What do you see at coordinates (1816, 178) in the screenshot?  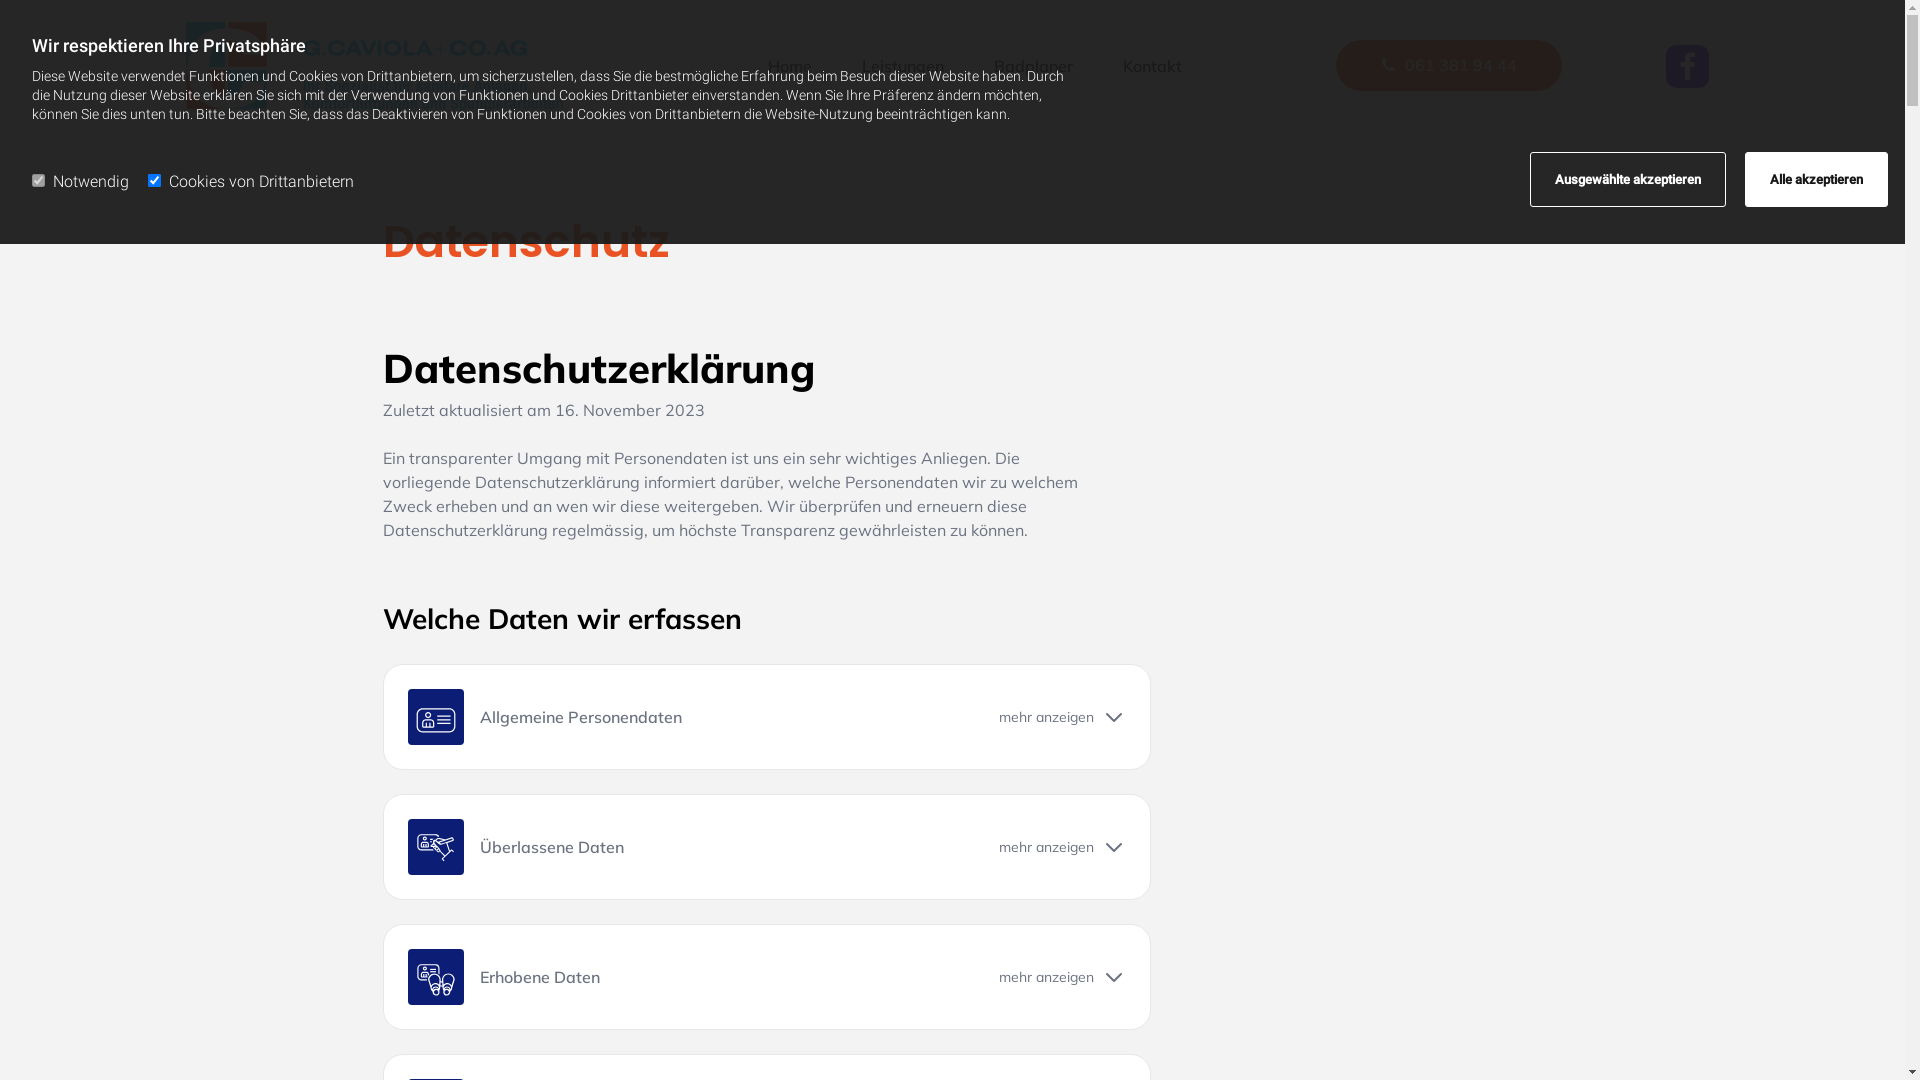 I see `'Alle akzeptieren'` at bounding box center [1816, 178].